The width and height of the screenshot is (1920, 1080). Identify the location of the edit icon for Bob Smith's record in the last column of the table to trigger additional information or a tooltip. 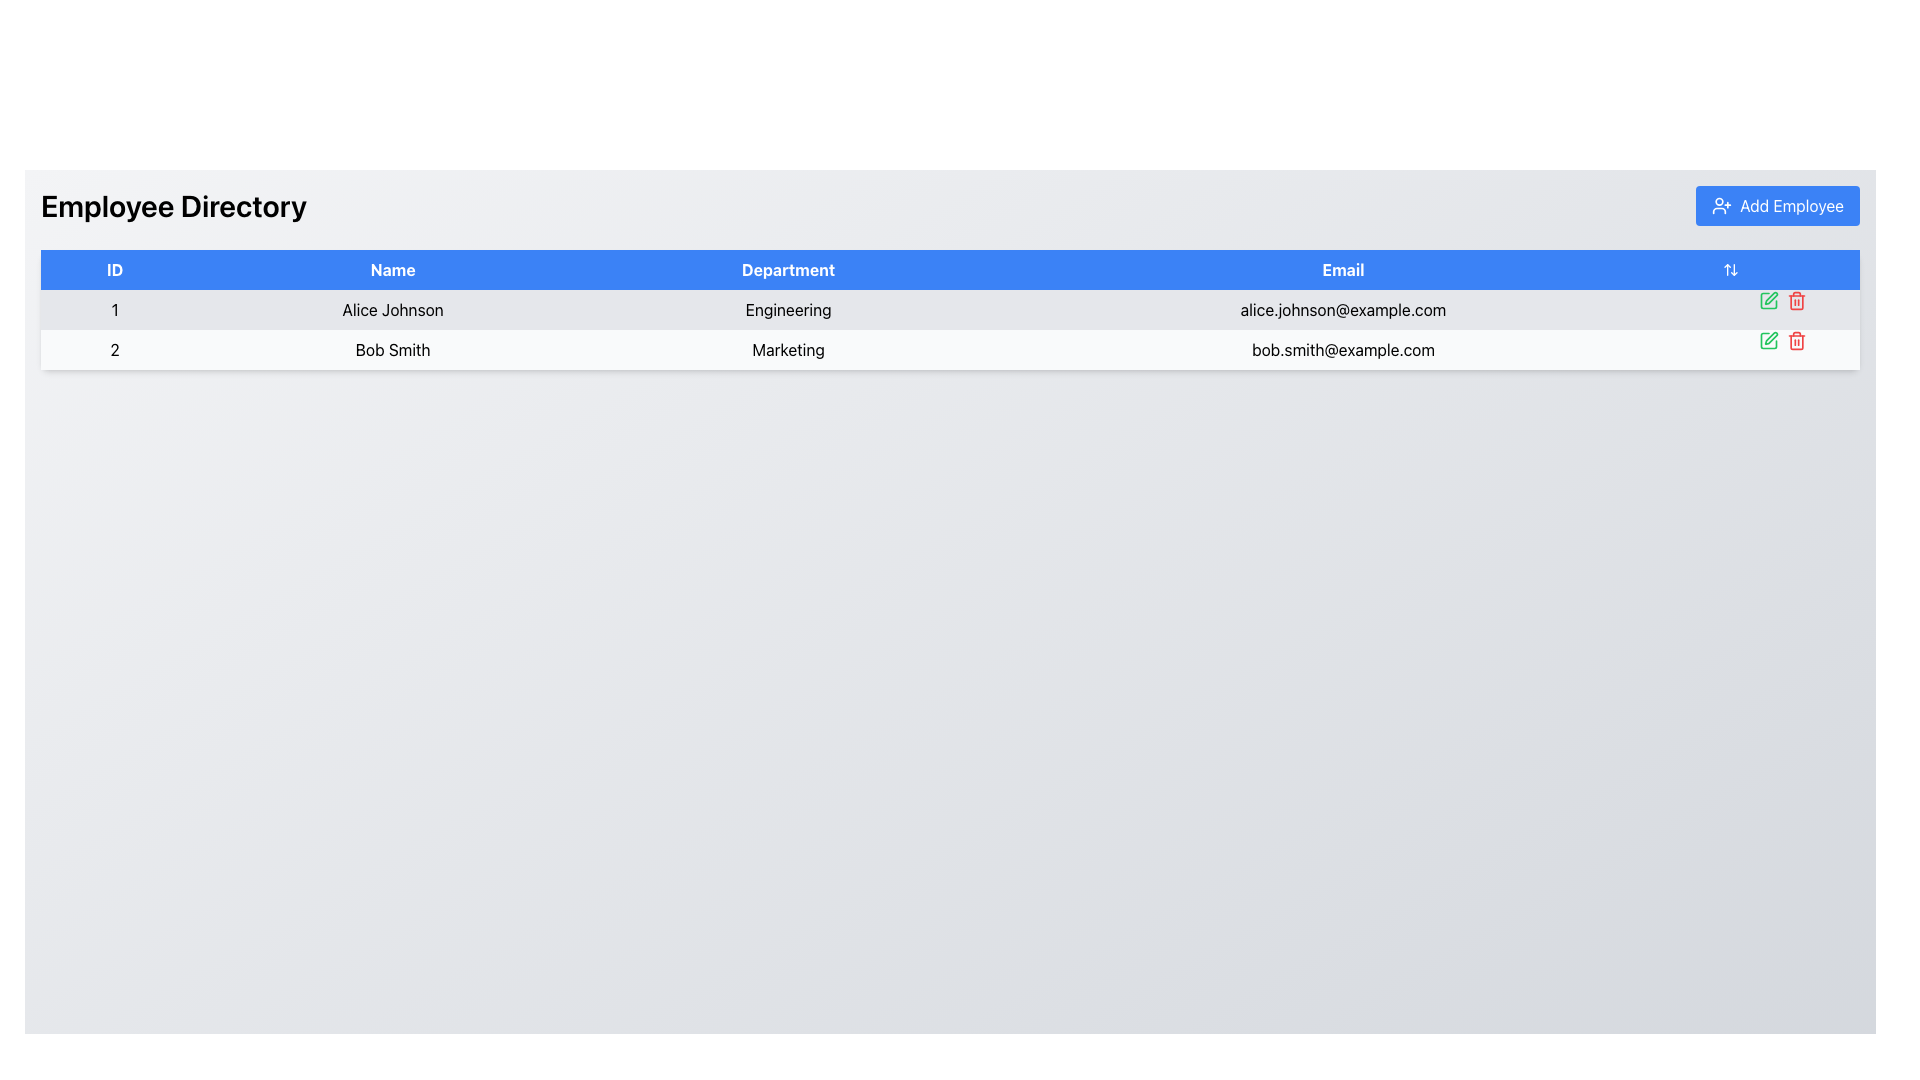
(1769, 339).